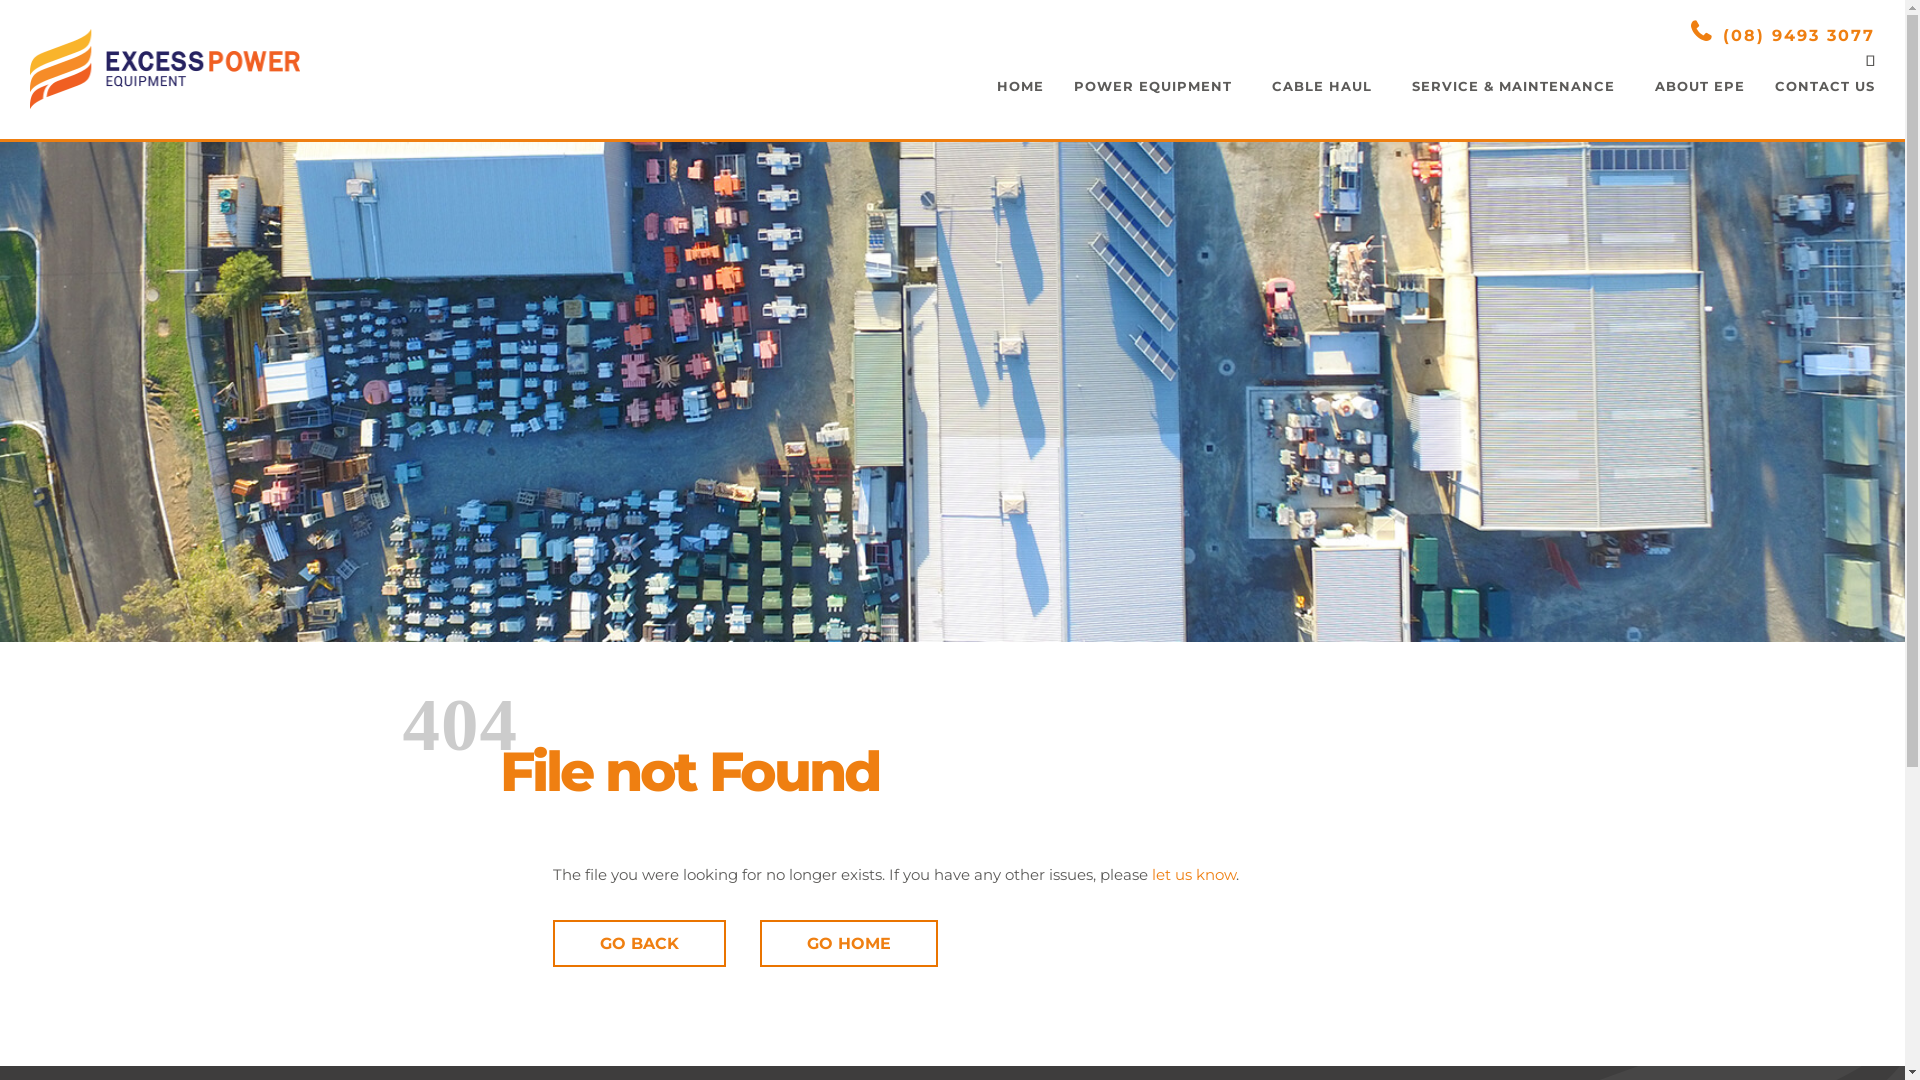  Describe the element at coordinates (637, 943) in the screenshot. I see `'GO BACK'` at that location.